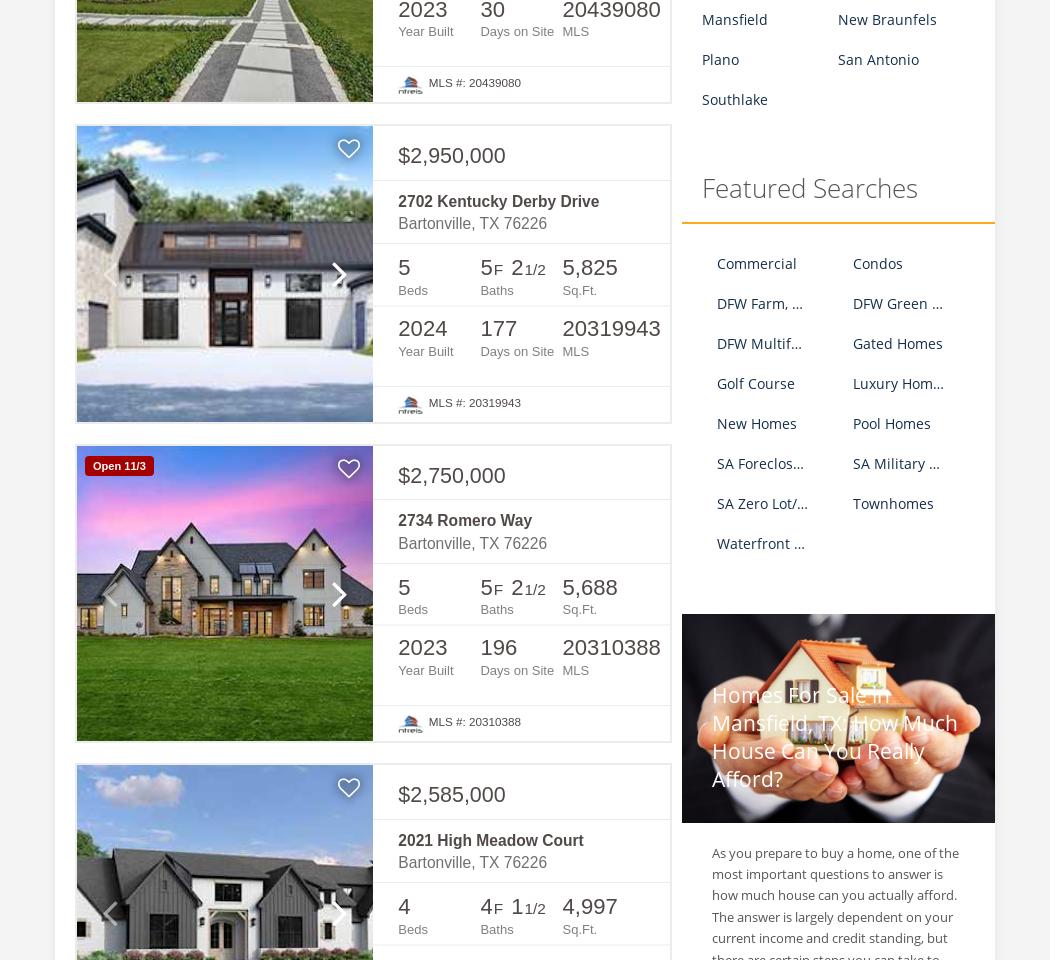 The width and height of the screenshot is (1050, 960). What do you see at coordinates (397, 646) in the screenshot?
I see `'2023'` at bounding box center [397, 646].